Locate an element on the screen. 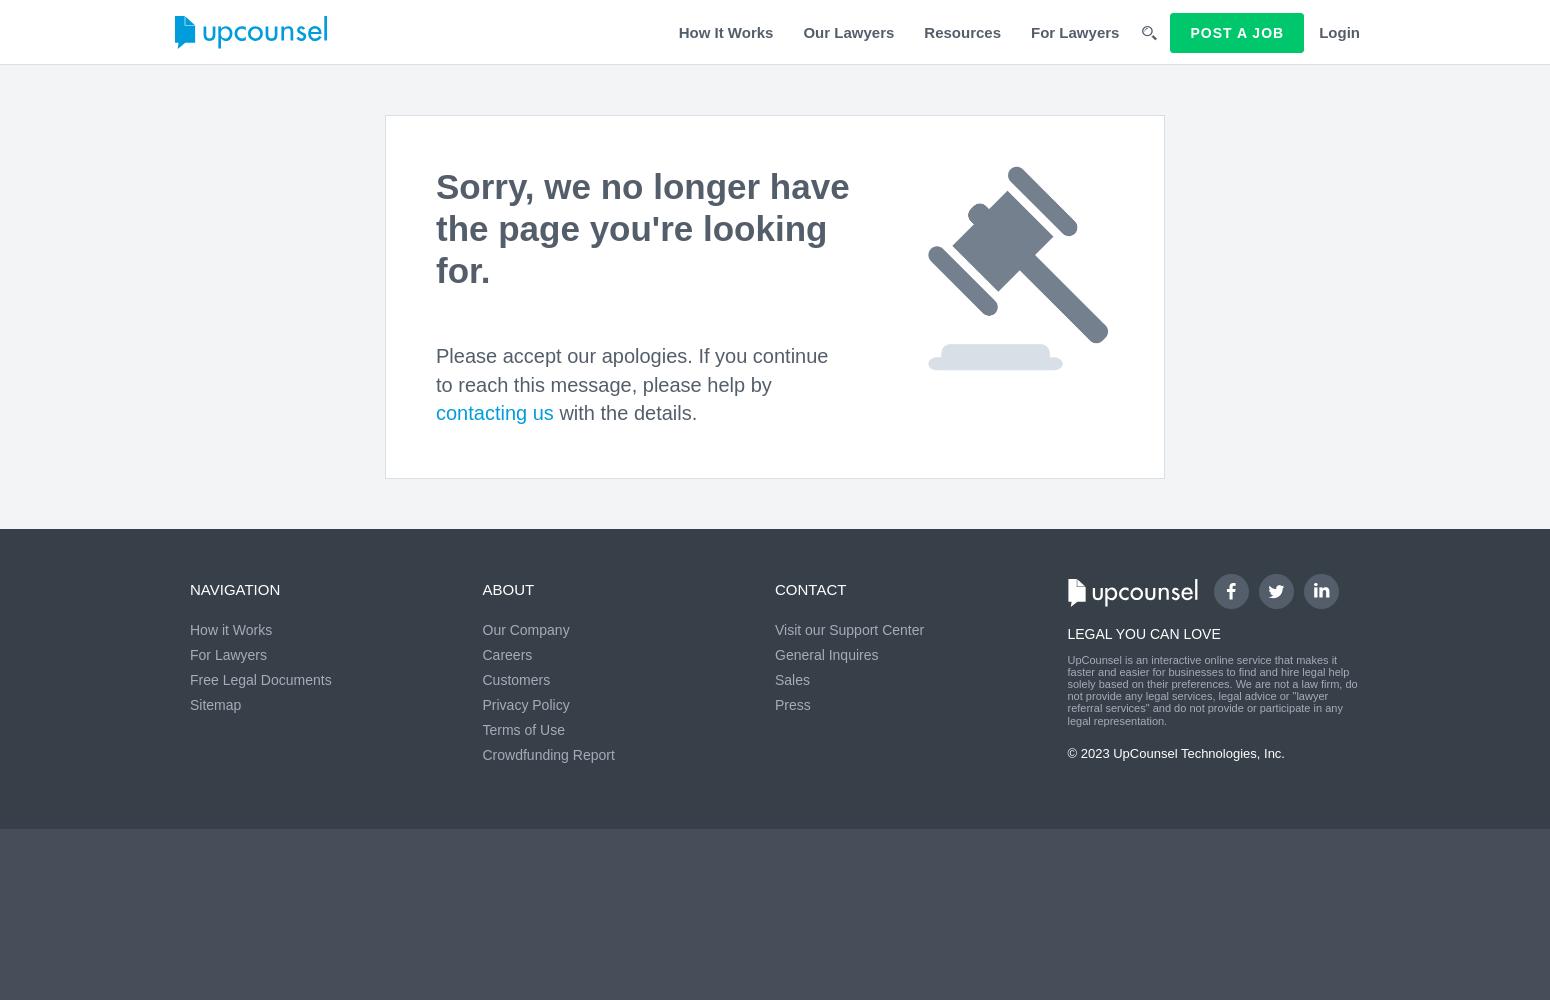 This screenshot has height=1000, width=1550. 'Visit our Support Center' is located at coordinates (848, 630).